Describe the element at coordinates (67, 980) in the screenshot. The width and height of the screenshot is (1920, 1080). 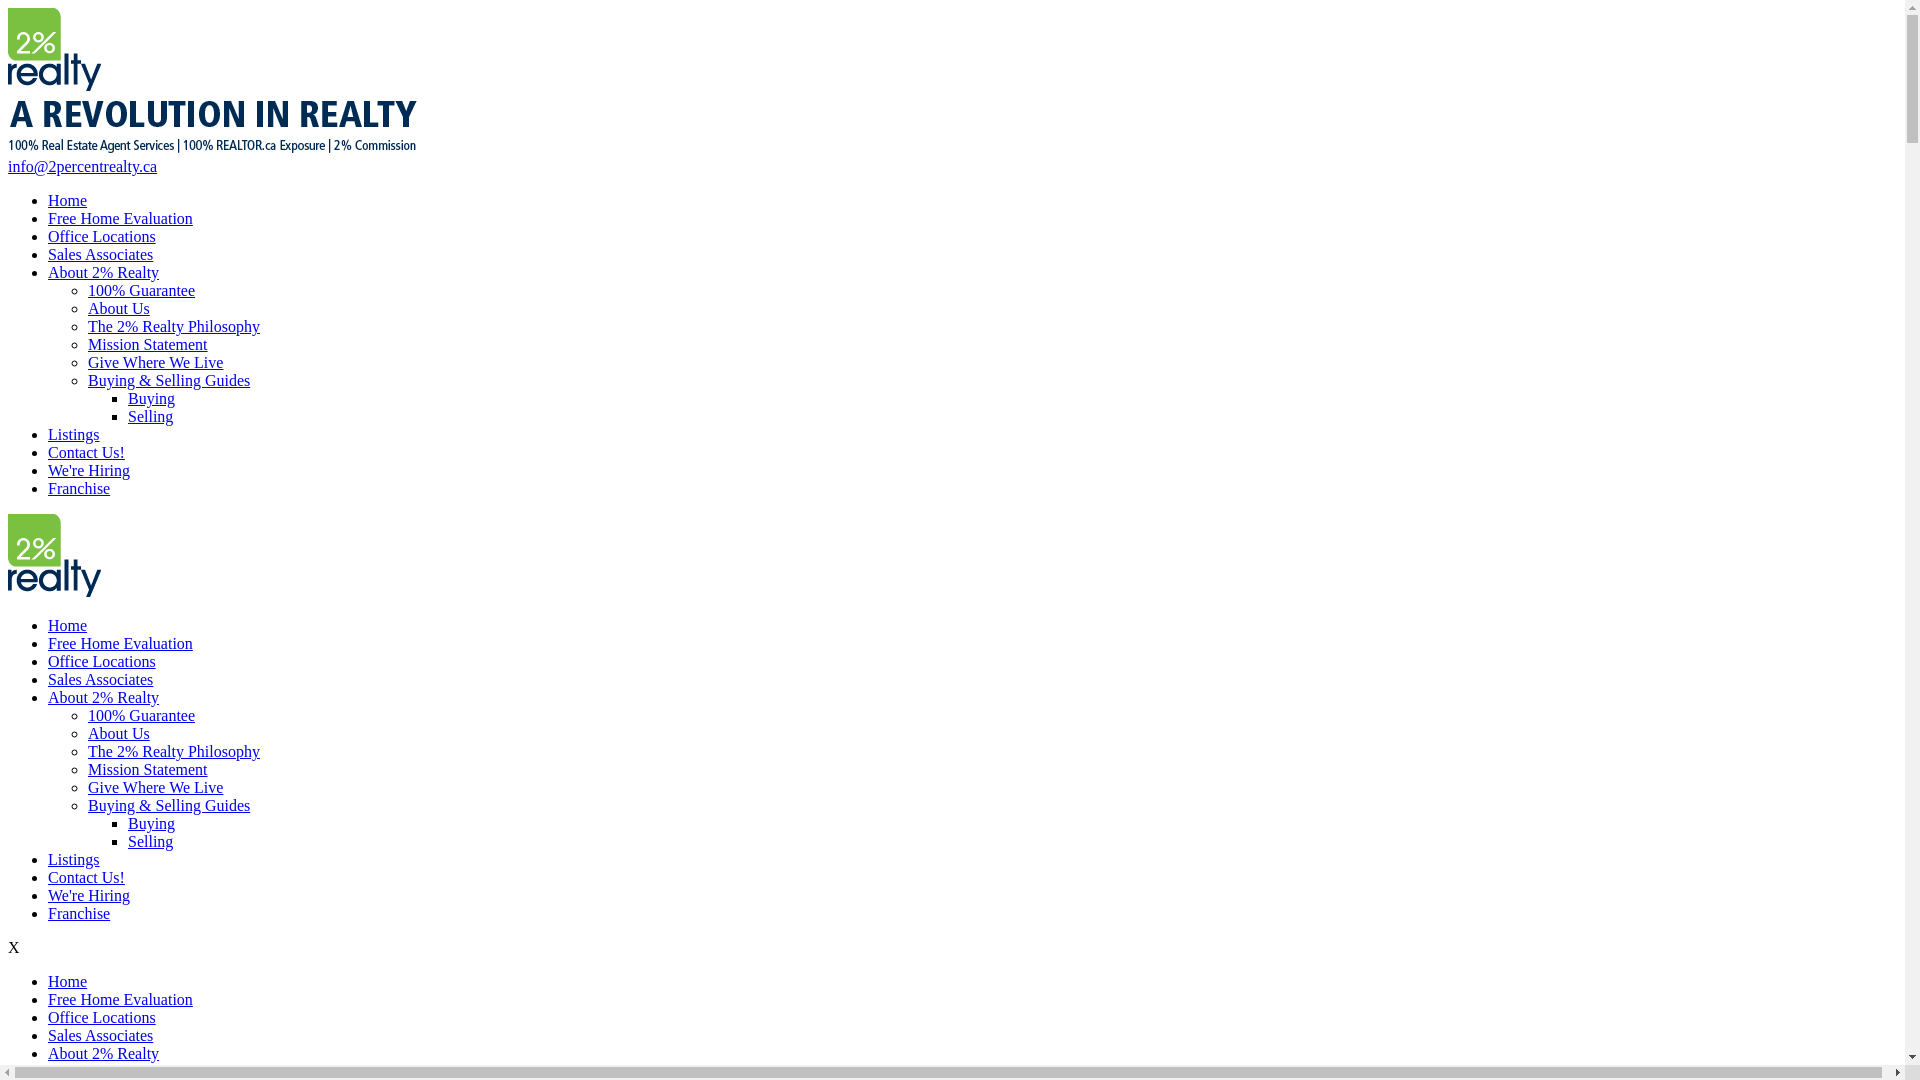
I see `'Home'` at that location.